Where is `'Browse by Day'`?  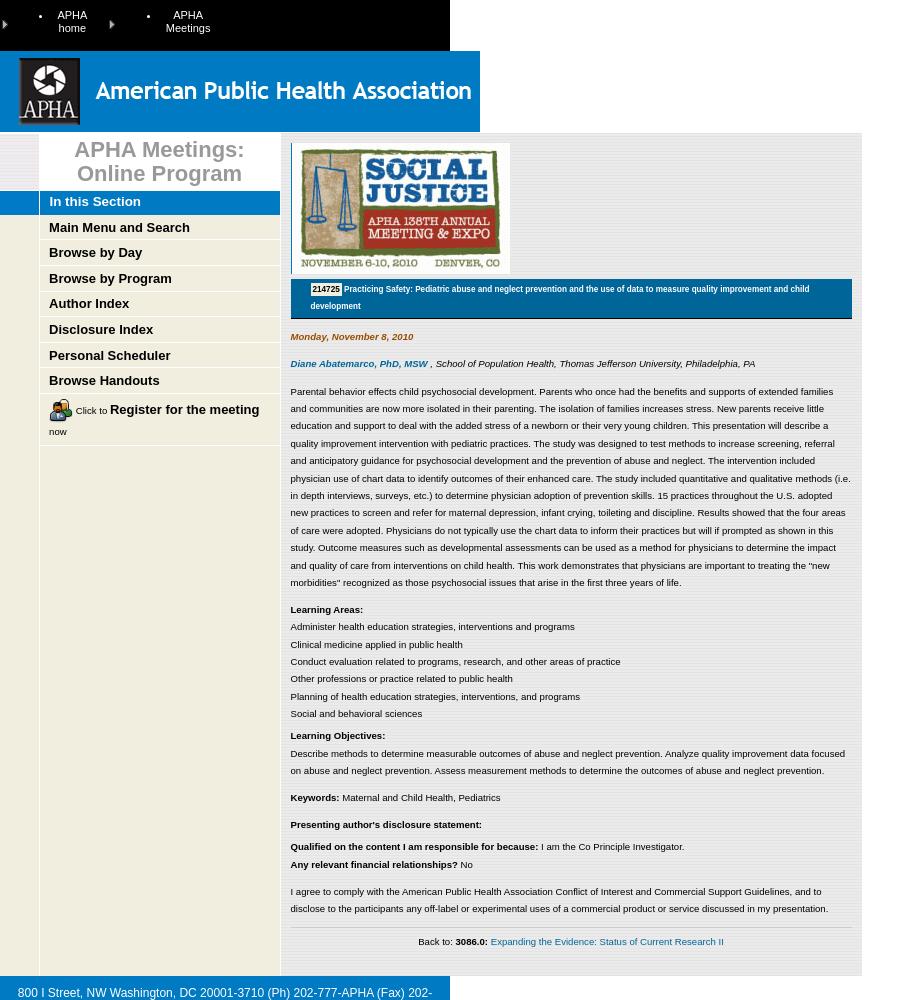 'Browse by Day' is located at coordinates (48, 252).